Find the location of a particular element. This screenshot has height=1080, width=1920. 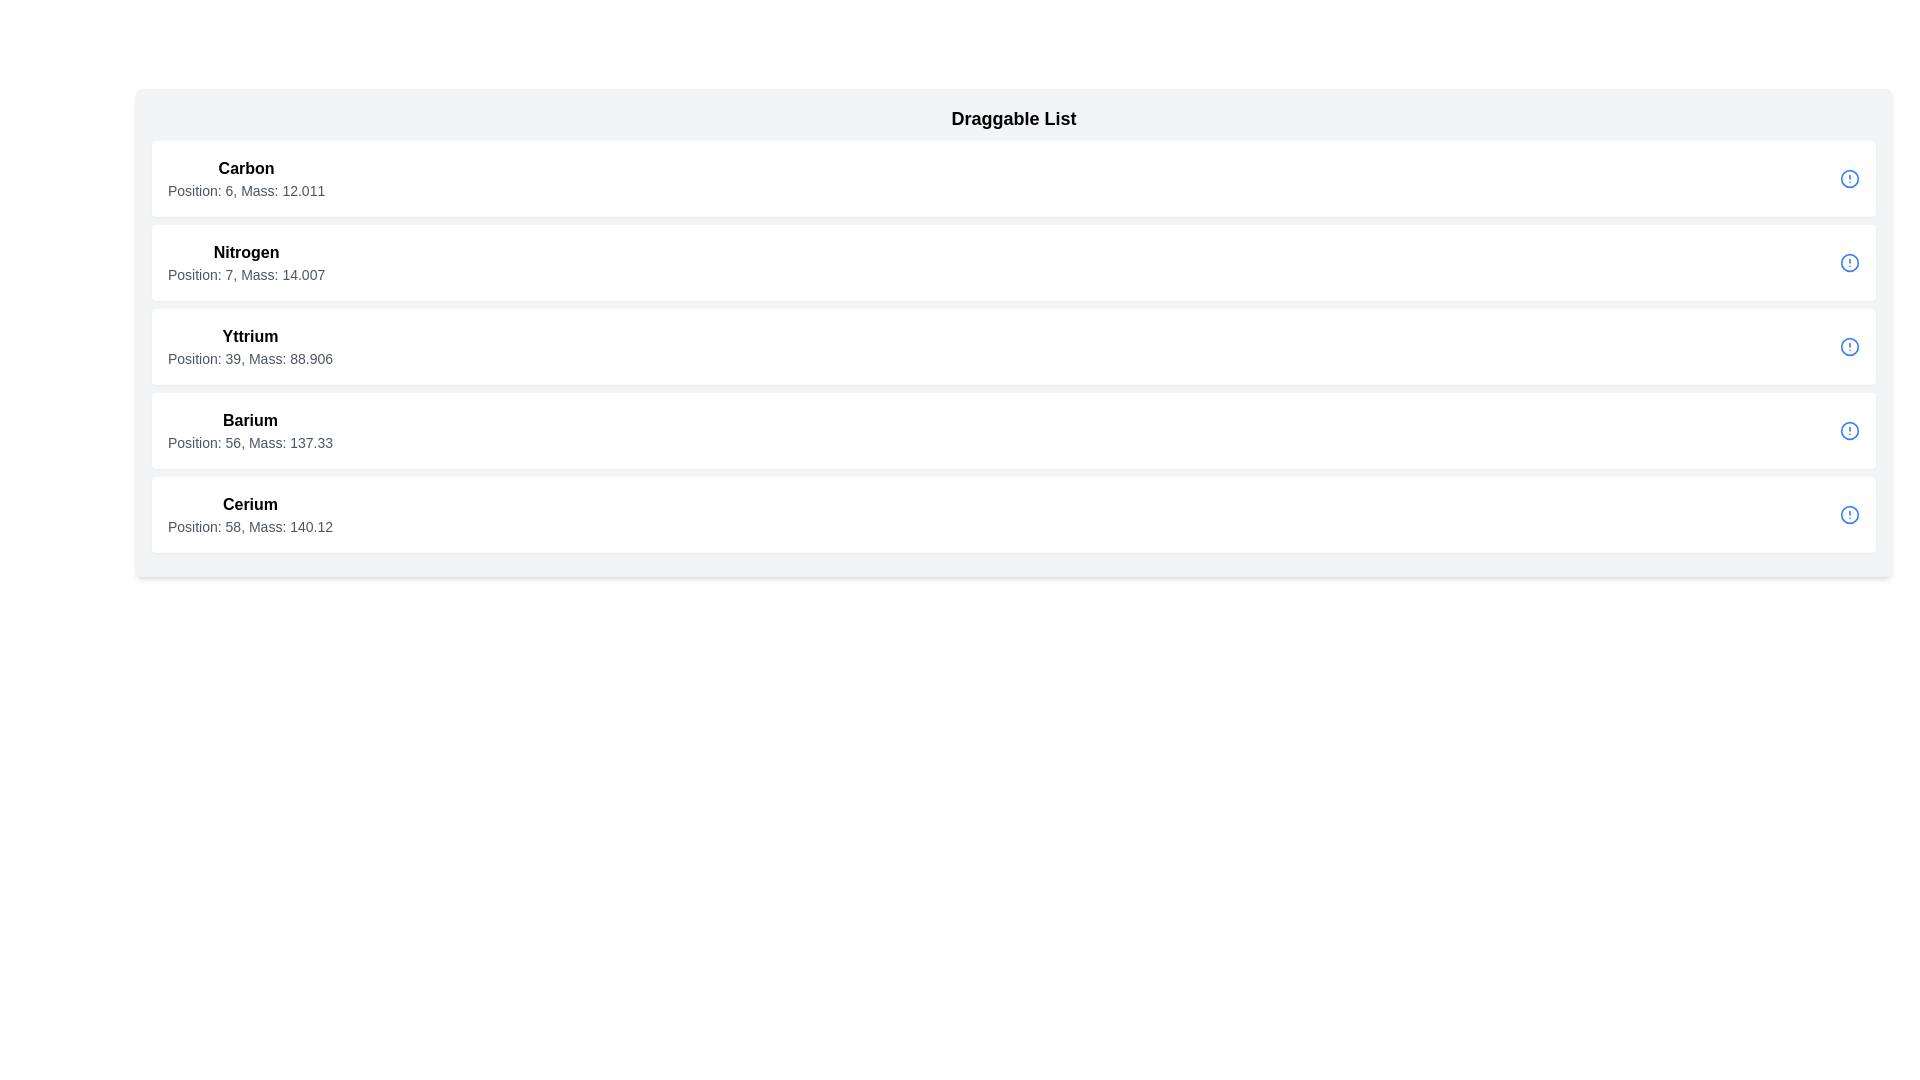

the icon on the far right side of the row associated with 'Yttrium', which serves as an indicator or button for additional information or warnings is located at coordinates (1848, 346).